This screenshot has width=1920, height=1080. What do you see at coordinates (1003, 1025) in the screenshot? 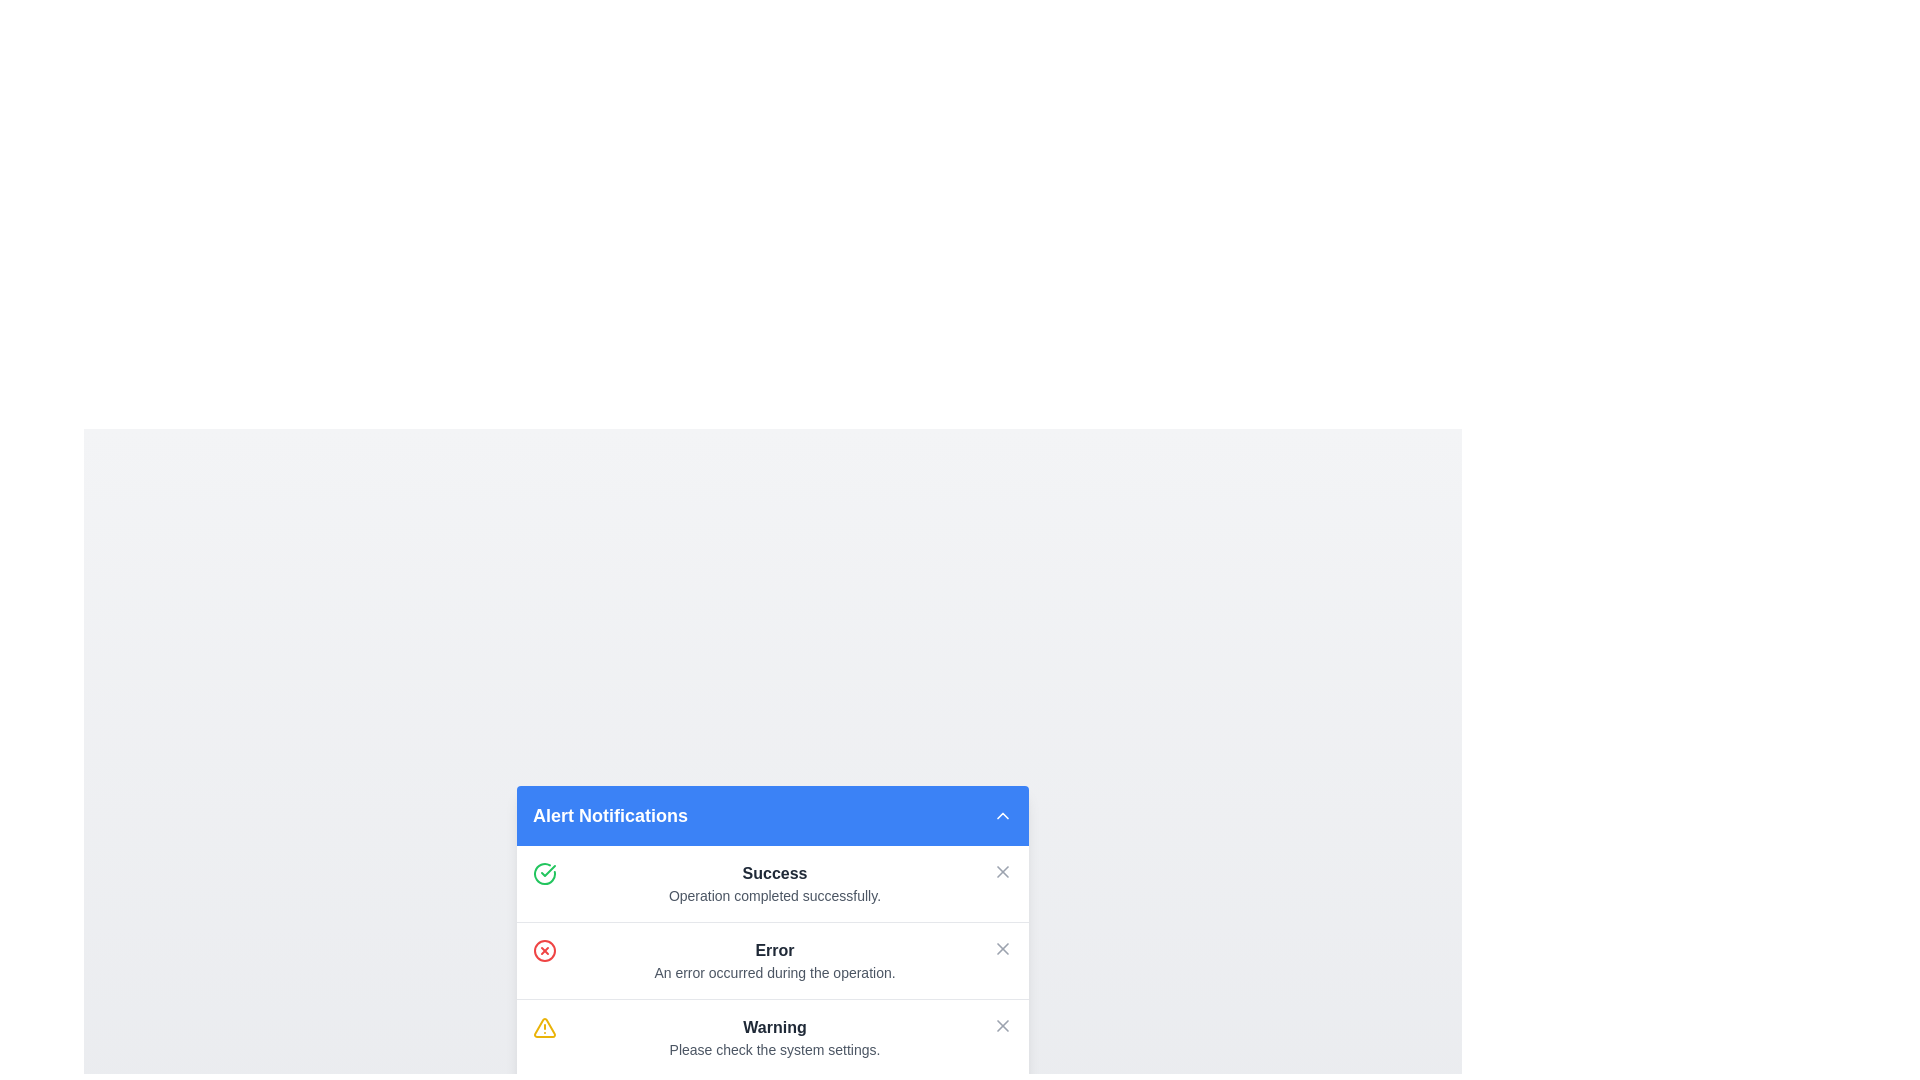
I see `the close button located at the top-right corner of the 'Warning' notification card` at bounding box center [1003, 1025].